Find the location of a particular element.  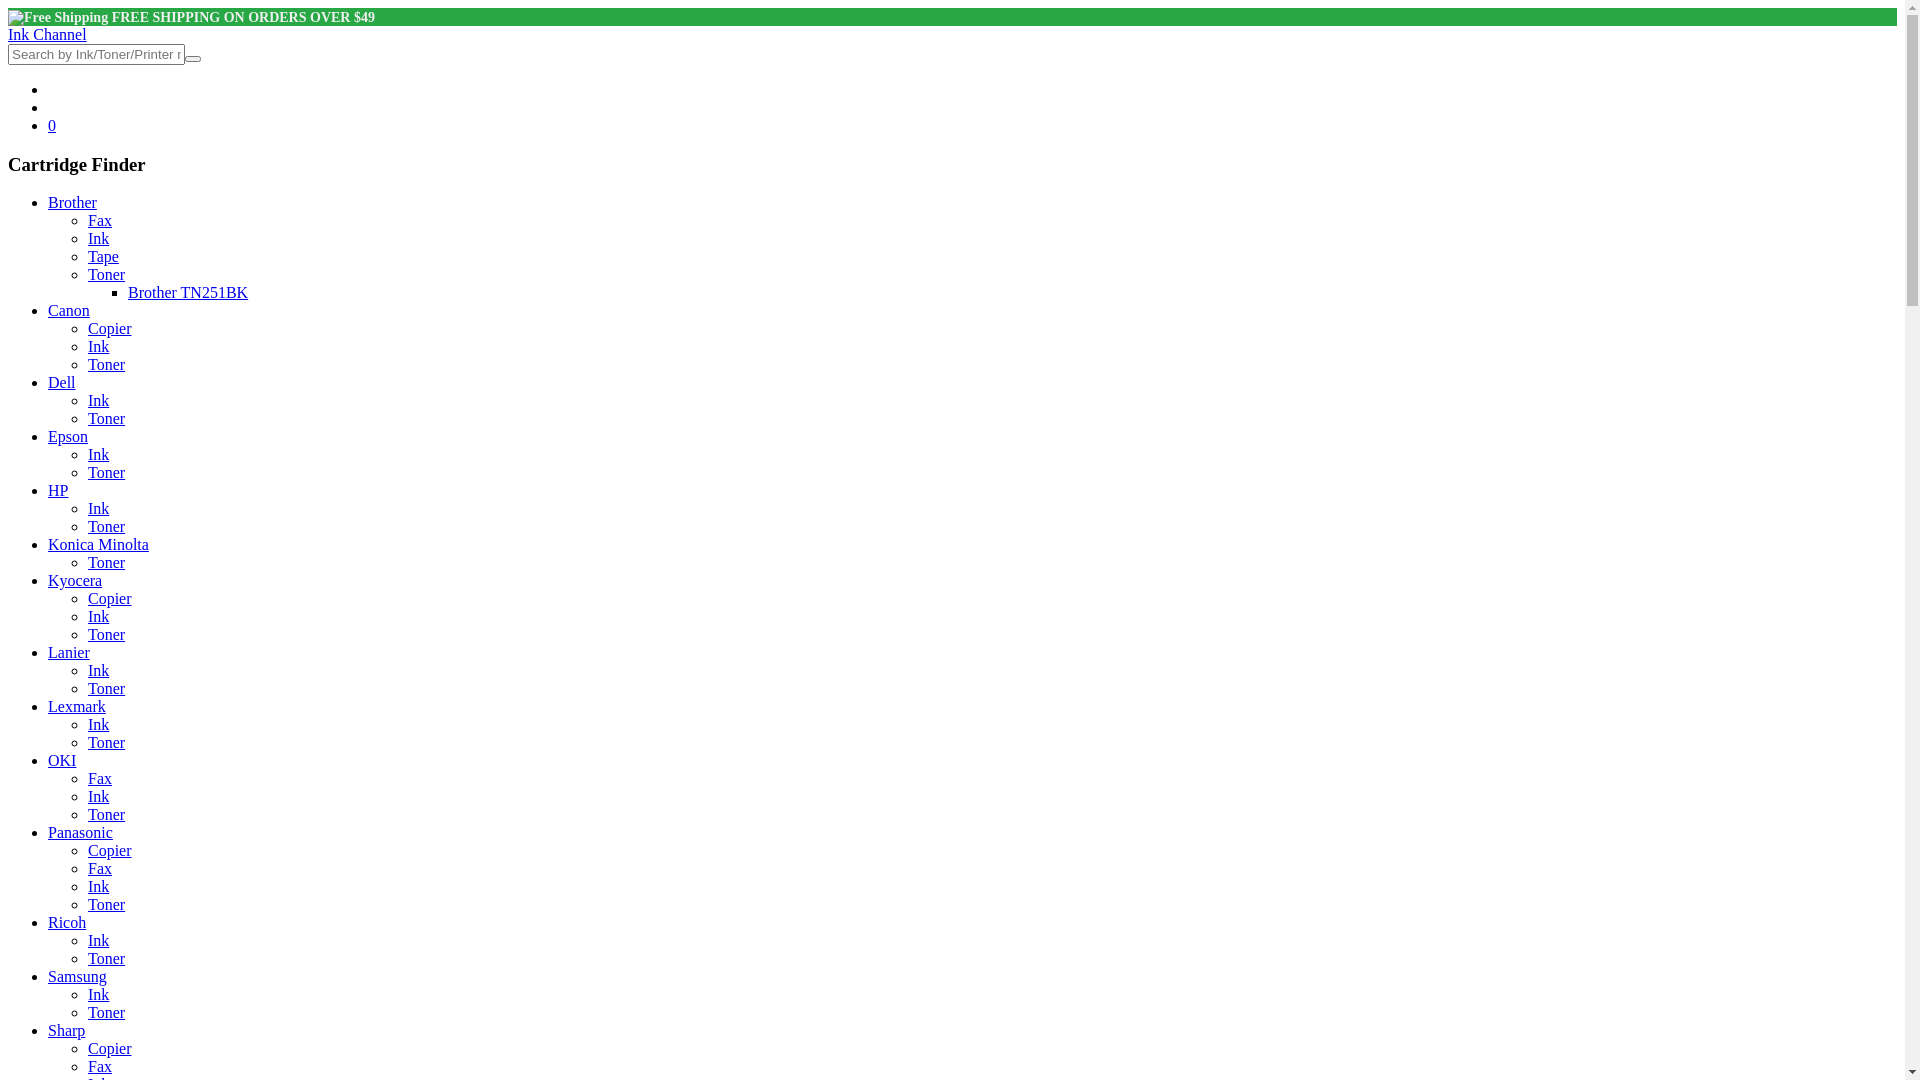

'0' is located at coordinates (52, 125).